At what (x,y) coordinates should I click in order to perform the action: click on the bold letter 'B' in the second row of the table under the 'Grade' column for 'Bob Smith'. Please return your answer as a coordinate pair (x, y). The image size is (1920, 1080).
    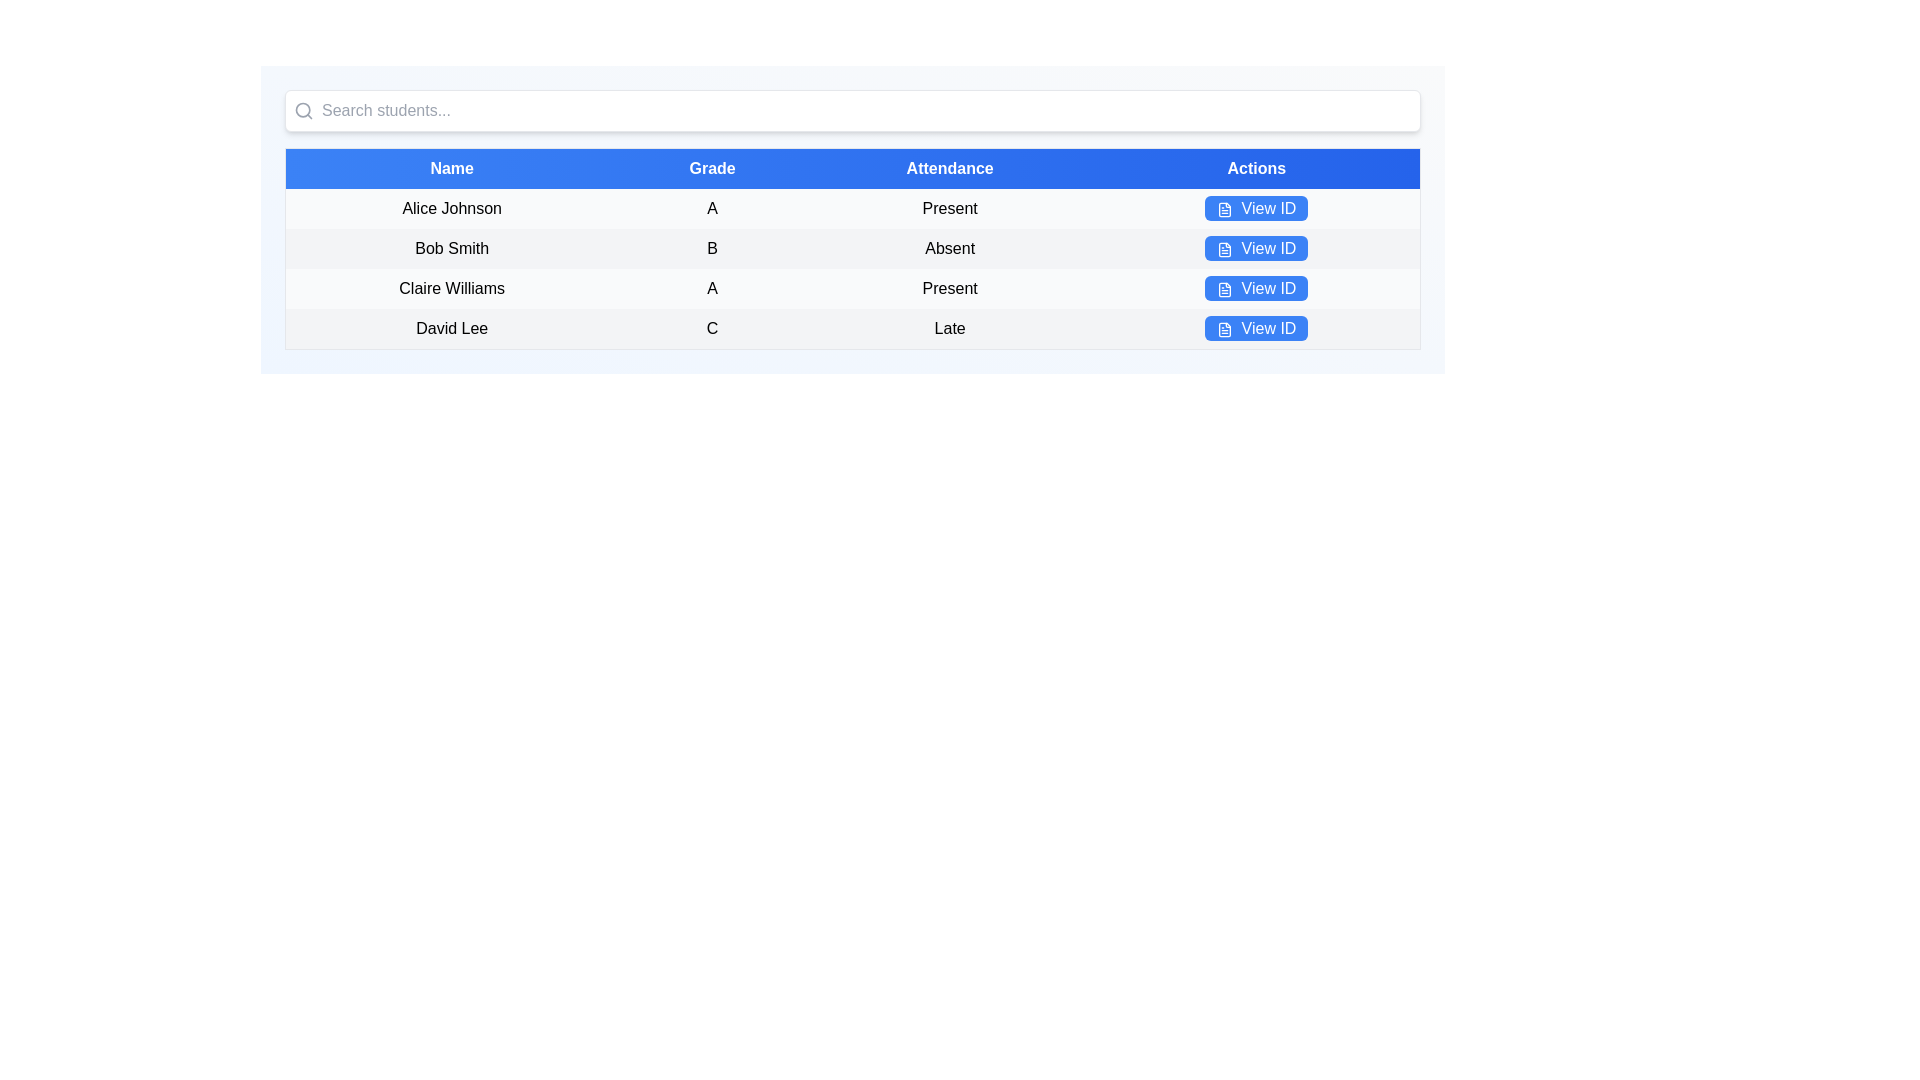
    Looking at the image, I should click on (712, 248).